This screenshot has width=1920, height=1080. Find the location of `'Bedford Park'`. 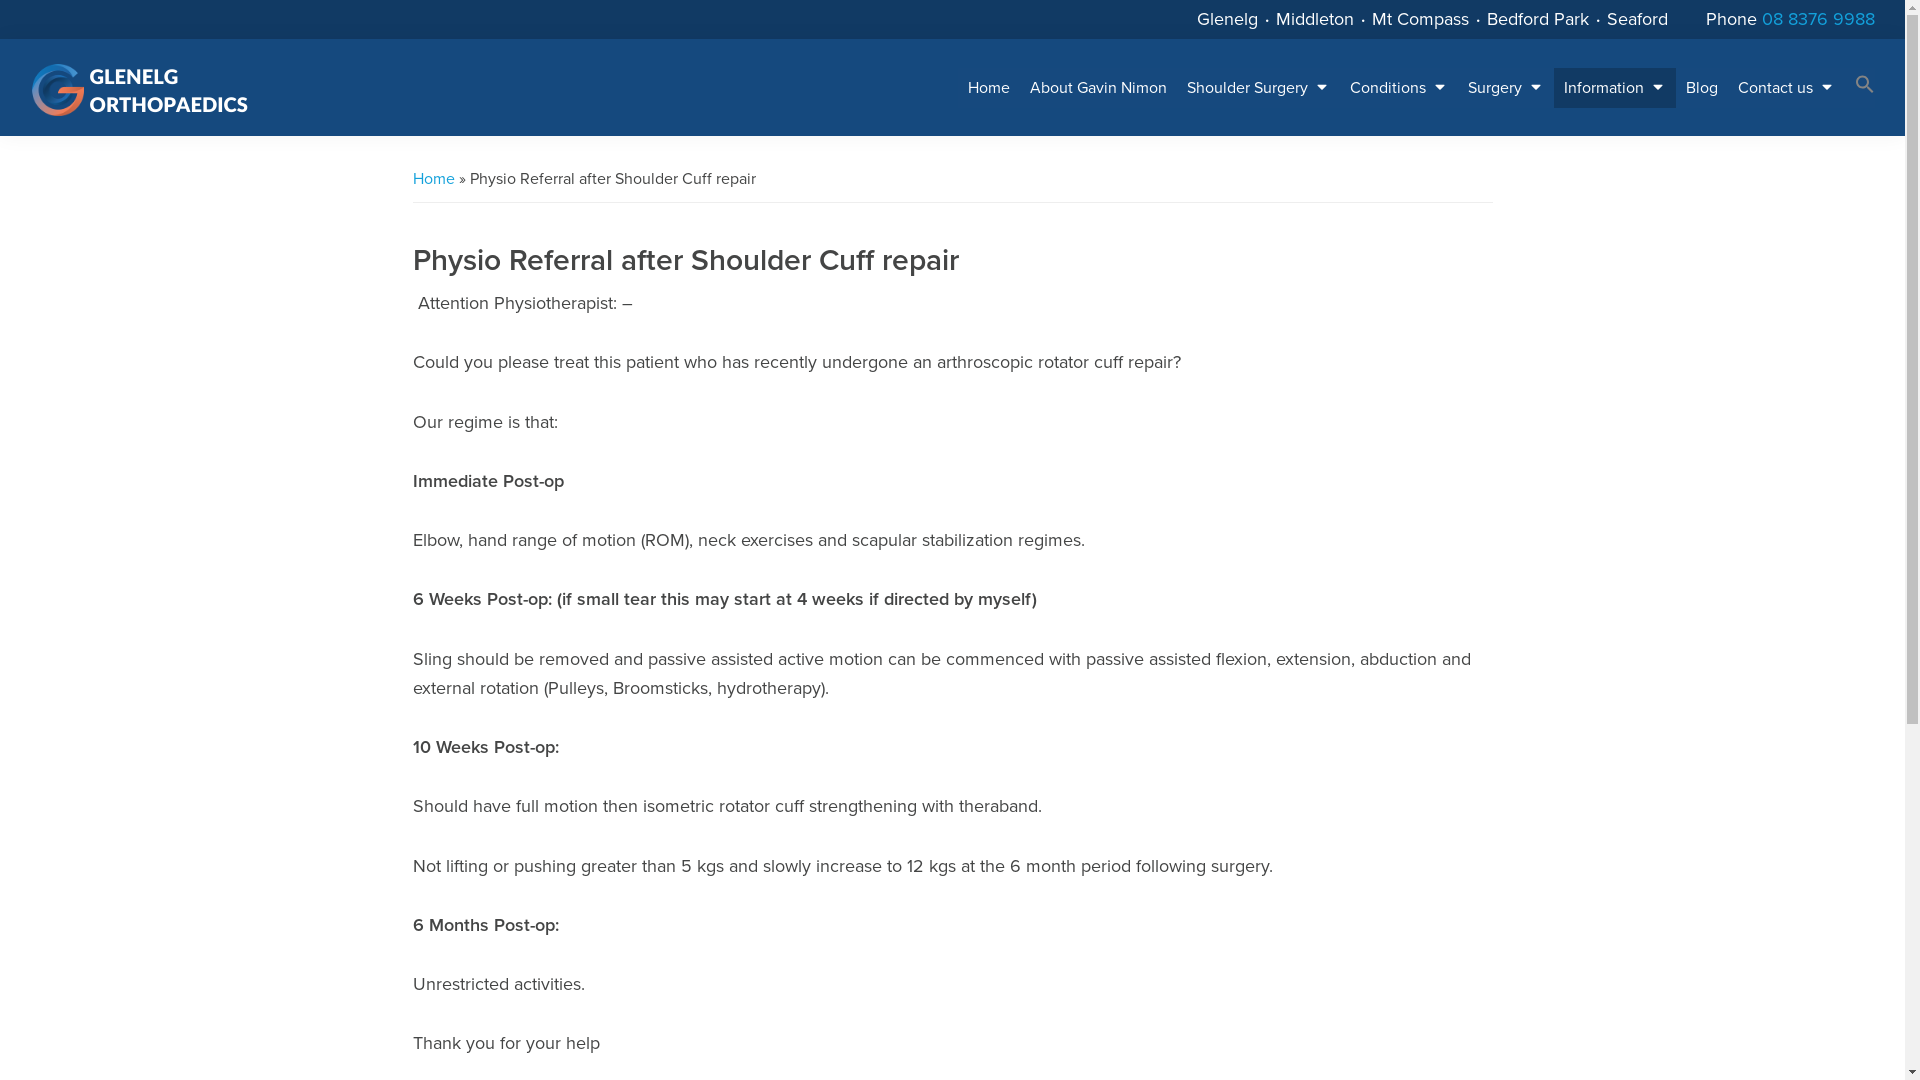

'Bedford Park' is located at coordinates (1536, 19).